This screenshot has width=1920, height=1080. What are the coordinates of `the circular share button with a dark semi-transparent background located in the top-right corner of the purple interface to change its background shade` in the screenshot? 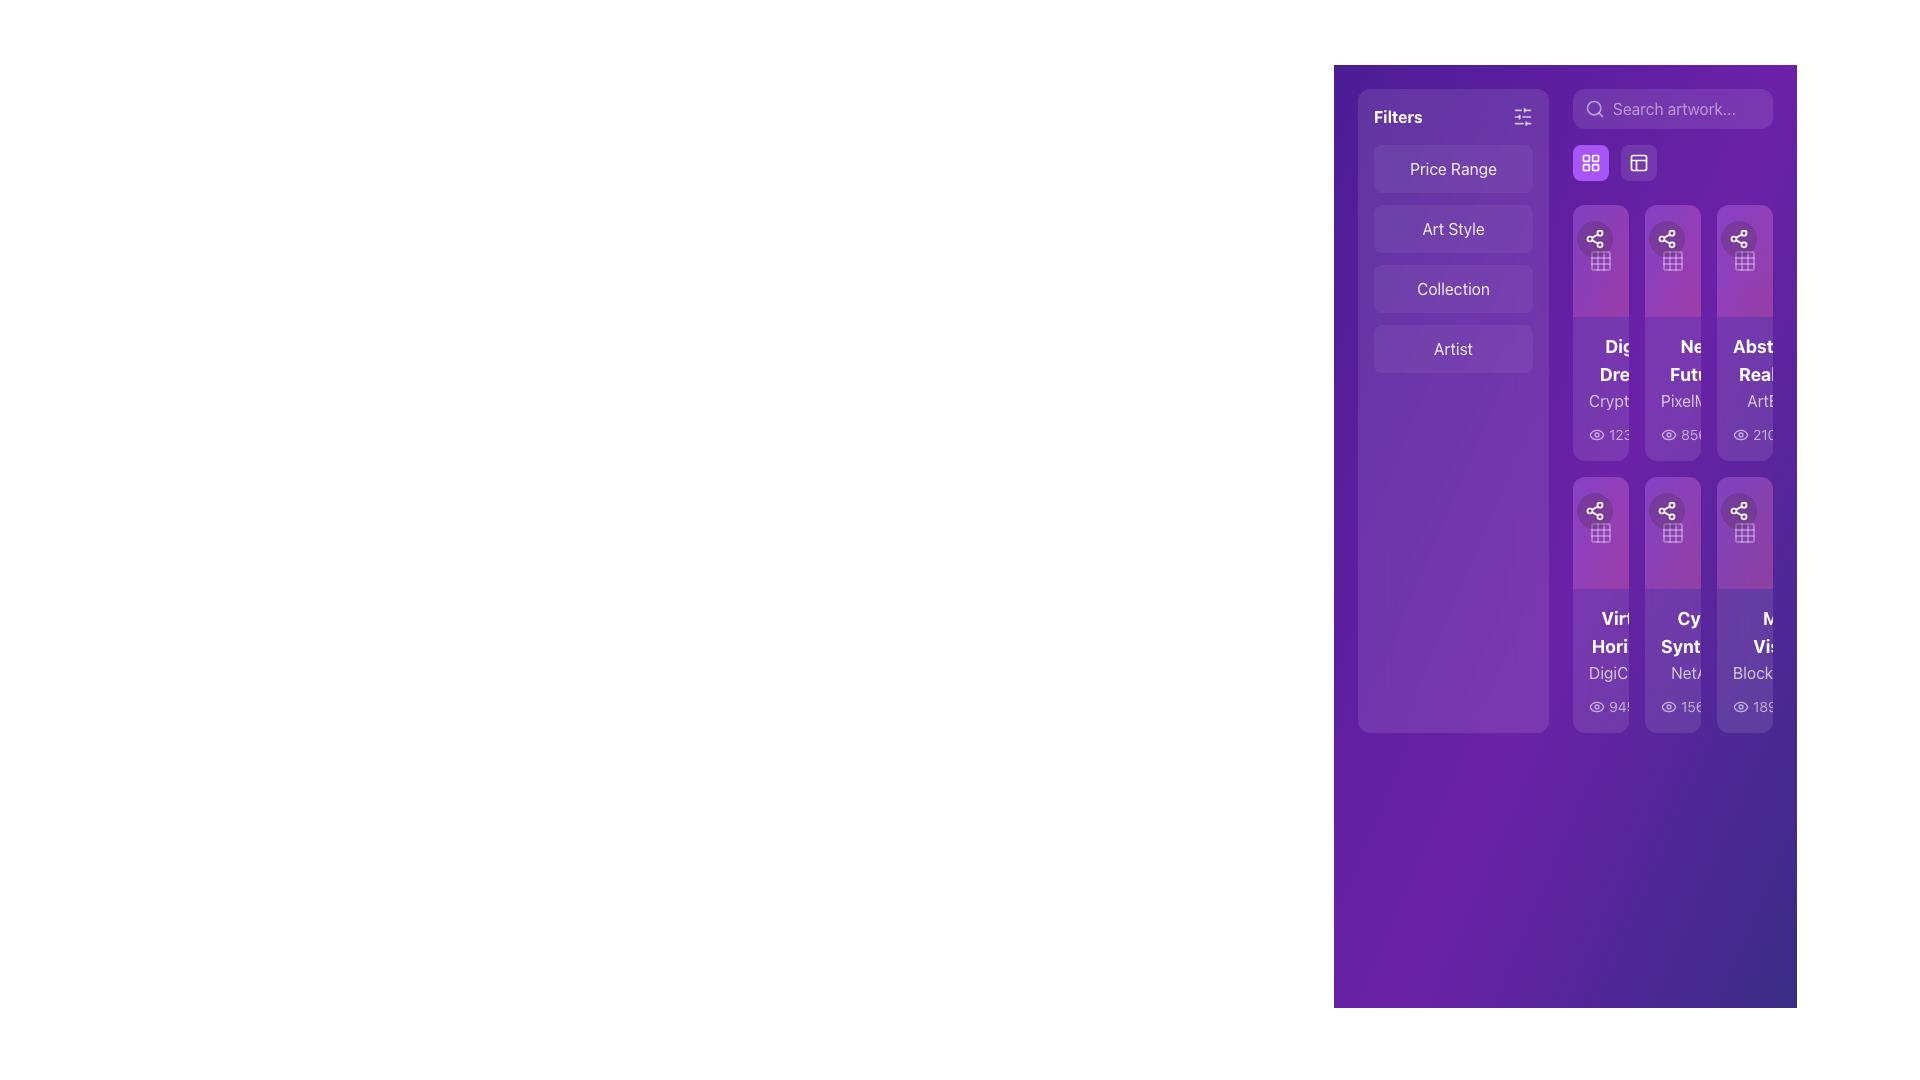 It's located at (1666, 509).